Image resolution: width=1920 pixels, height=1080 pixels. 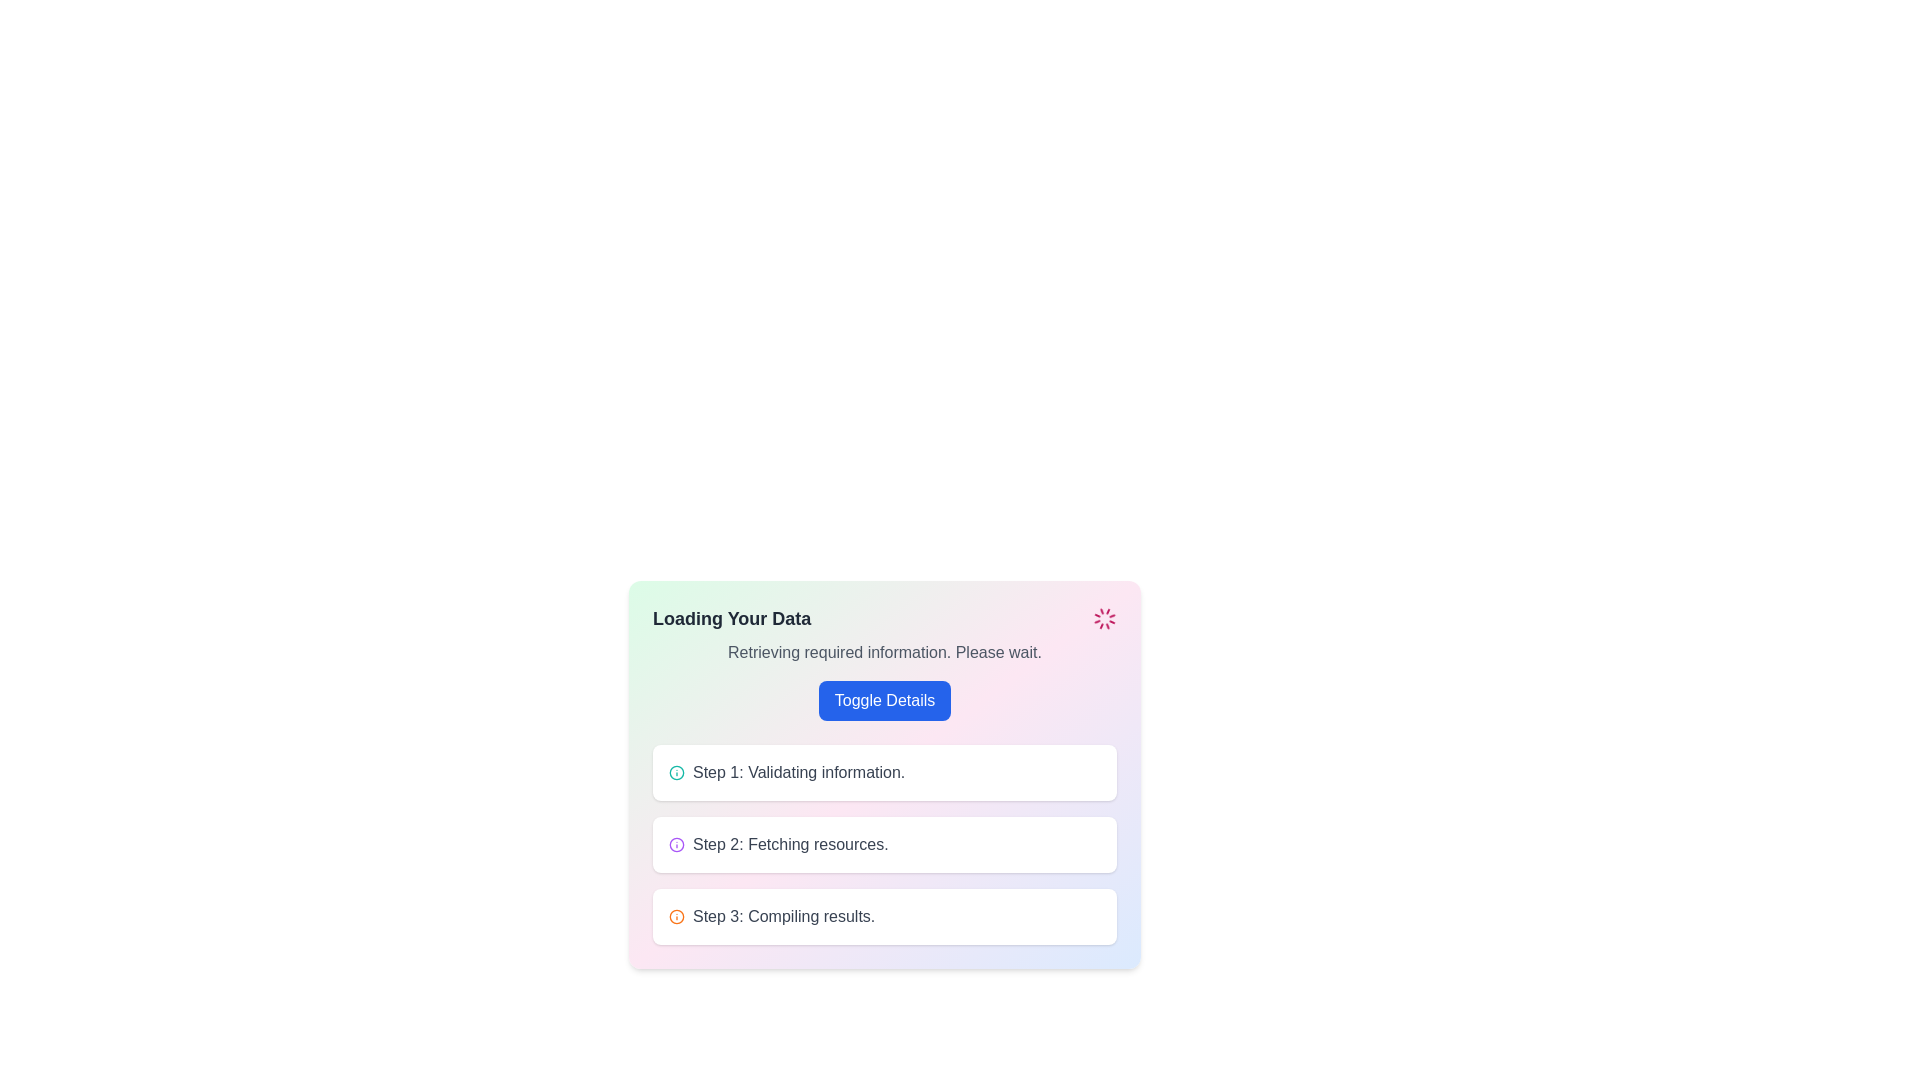 What do you see at coordinates (676, 771) in the screenshot?
I see `the teal circular icon representing the 'info' symbol, which is part of an icon set located at the top left of the progress block labeled 'Step 1: Validating information.'` at bounding box center [676, 771].